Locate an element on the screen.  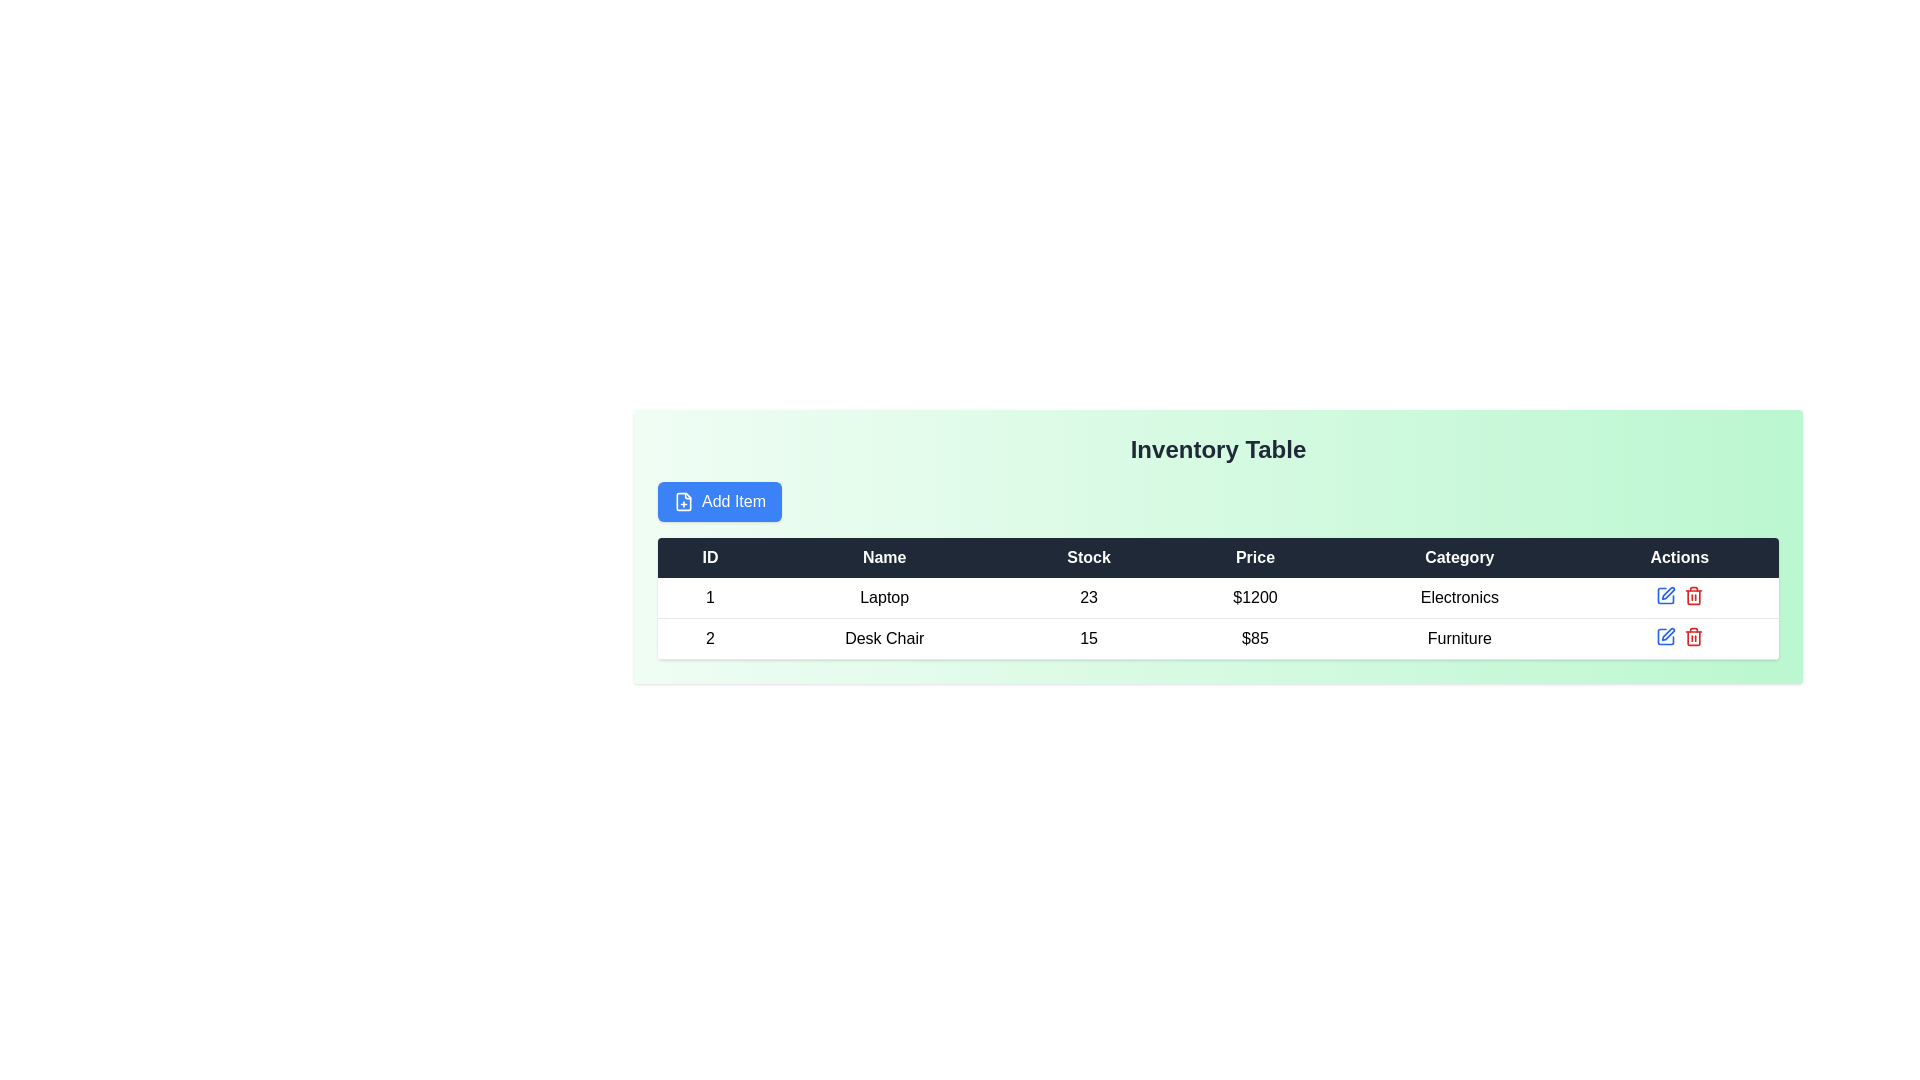
the text displaying the number '23' in the 'Stock' column of the 'Inventory Table' is located at coordinates (1088, 597).